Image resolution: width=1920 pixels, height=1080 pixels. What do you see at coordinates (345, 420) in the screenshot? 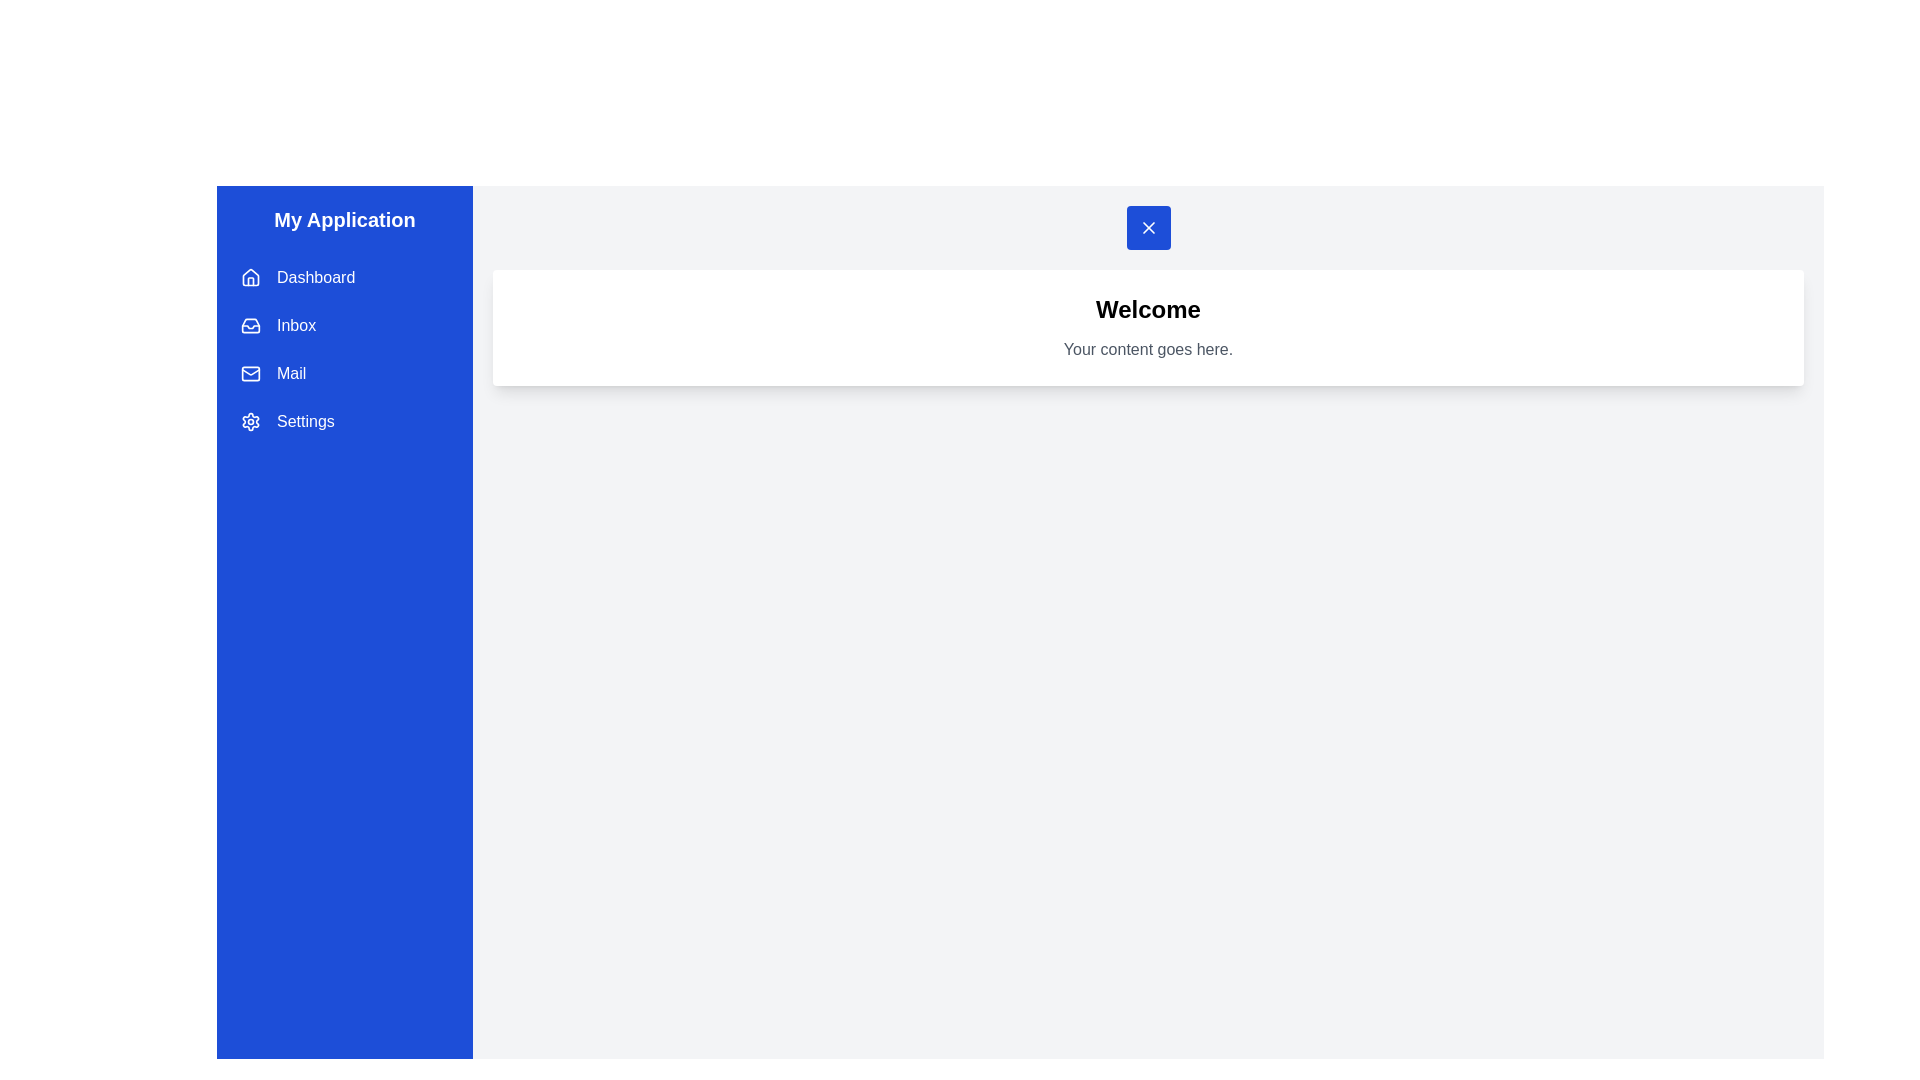
I see `the drawer menu item labeled Settings` at bounding box center [345, 420].